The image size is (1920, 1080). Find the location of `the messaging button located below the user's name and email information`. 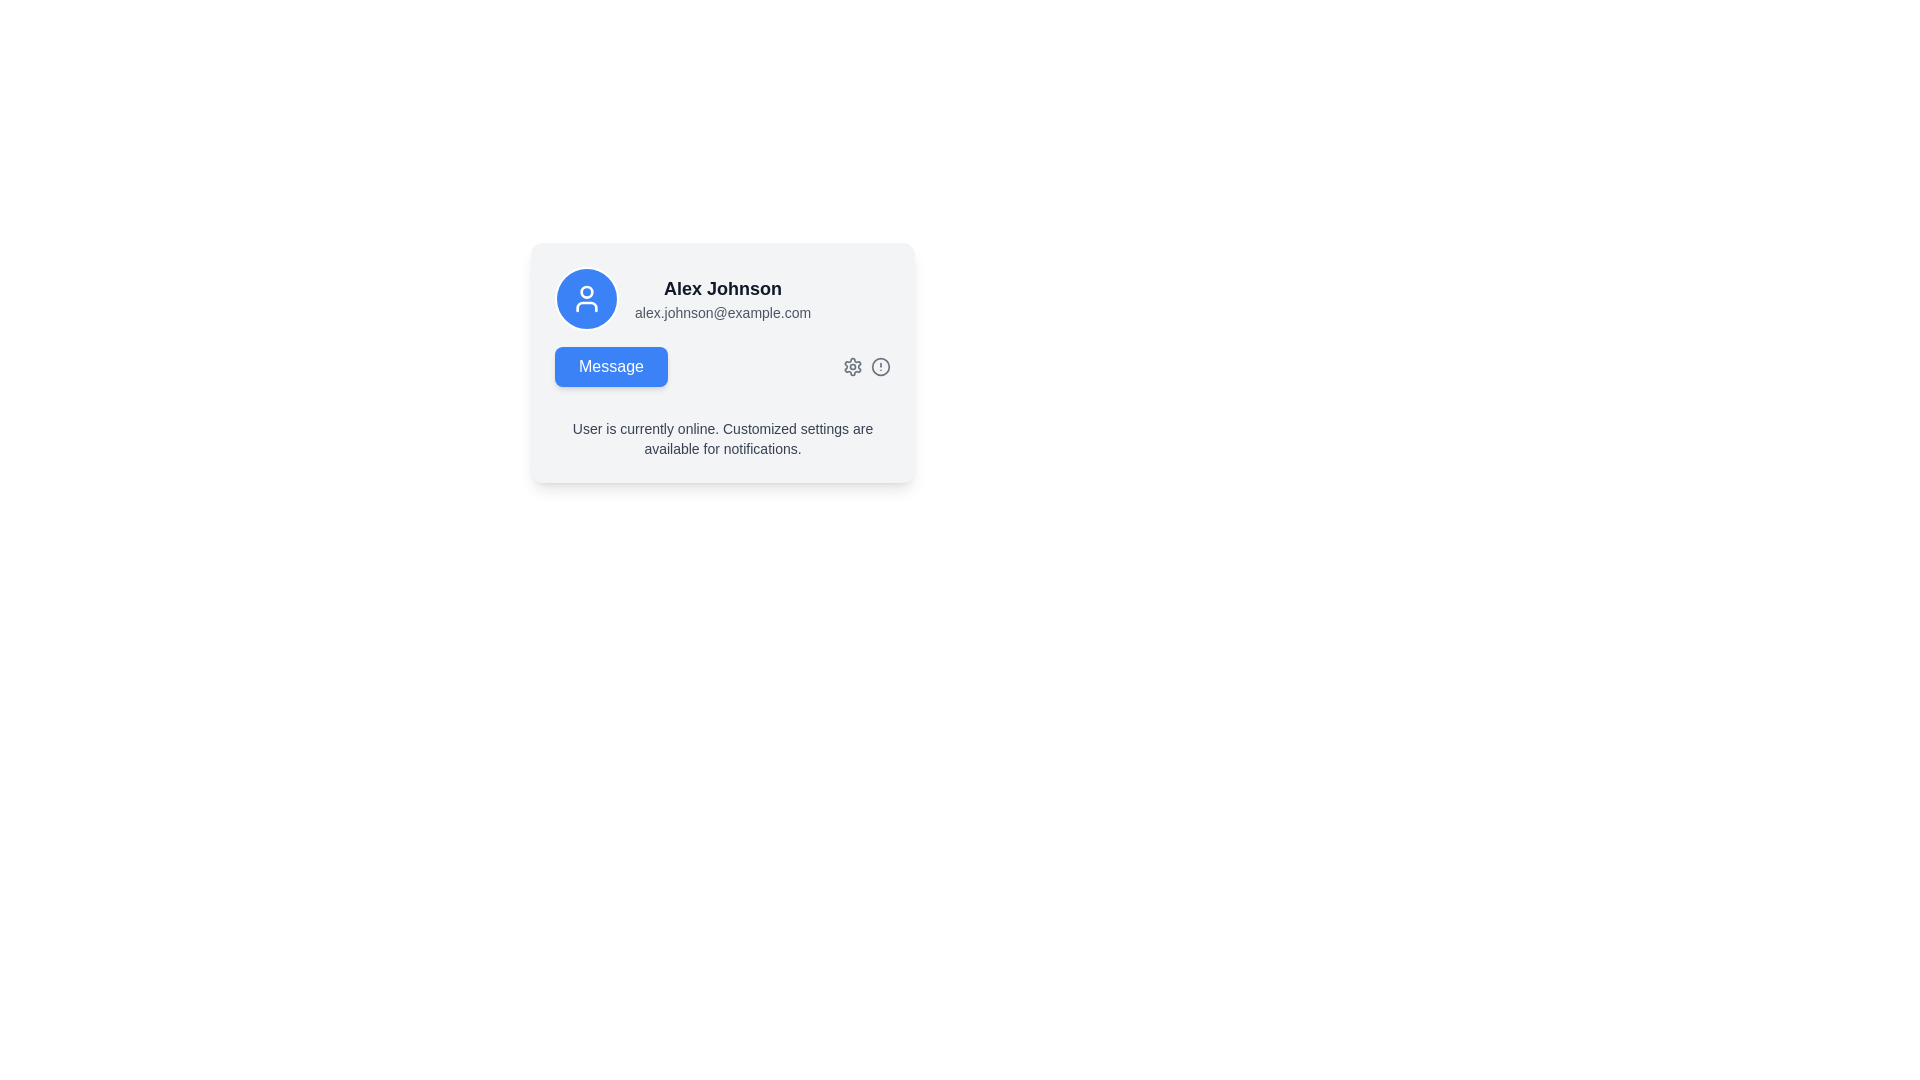

the messaging button located below the user's name and email information is located at coordinates (722, 366).